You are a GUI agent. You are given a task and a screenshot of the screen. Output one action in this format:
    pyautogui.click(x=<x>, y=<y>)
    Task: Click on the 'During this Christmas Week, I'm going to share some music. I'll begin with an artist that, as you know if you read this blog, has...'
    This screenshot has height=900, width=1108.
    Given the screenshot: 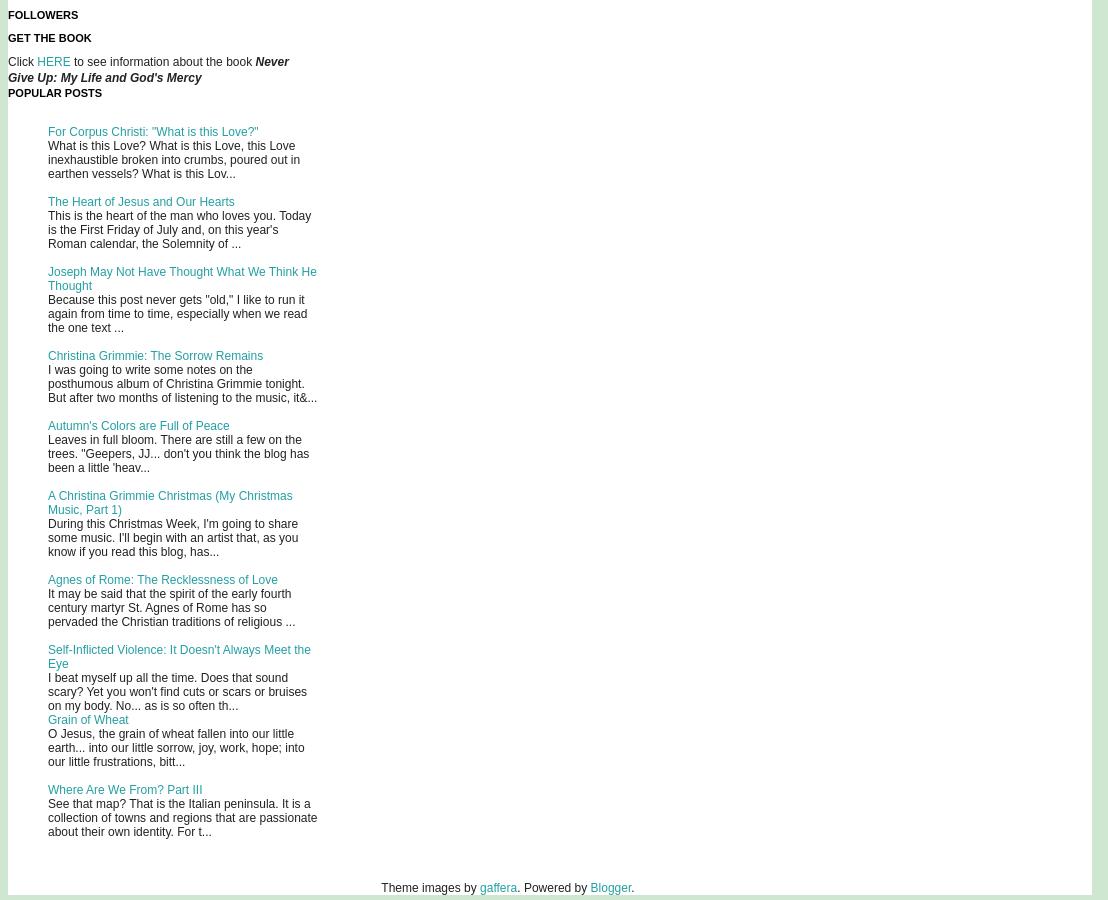 What is the action you would take?
    pyautogui.click(x=171, y=537)
    